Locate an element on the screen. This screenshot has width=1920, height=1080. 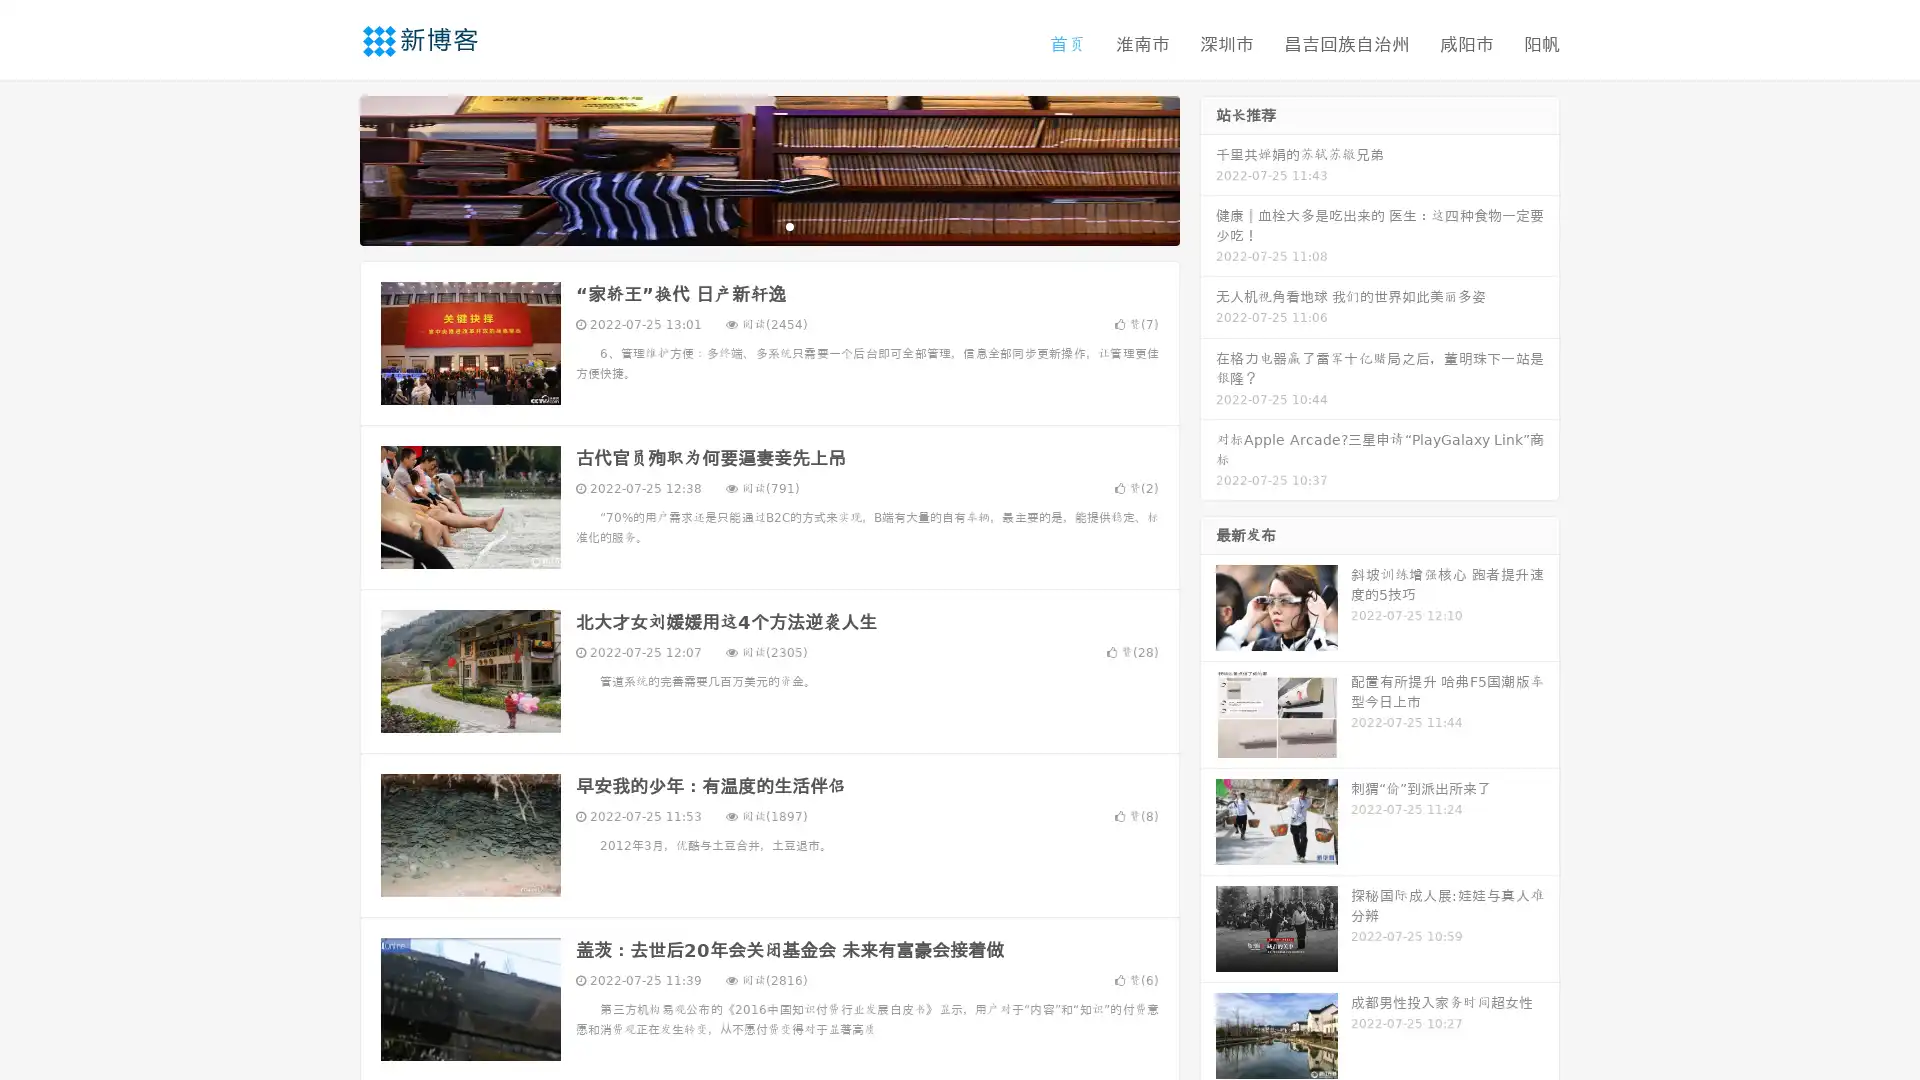
Go to slide 3 is located at coordinates (789, 225).